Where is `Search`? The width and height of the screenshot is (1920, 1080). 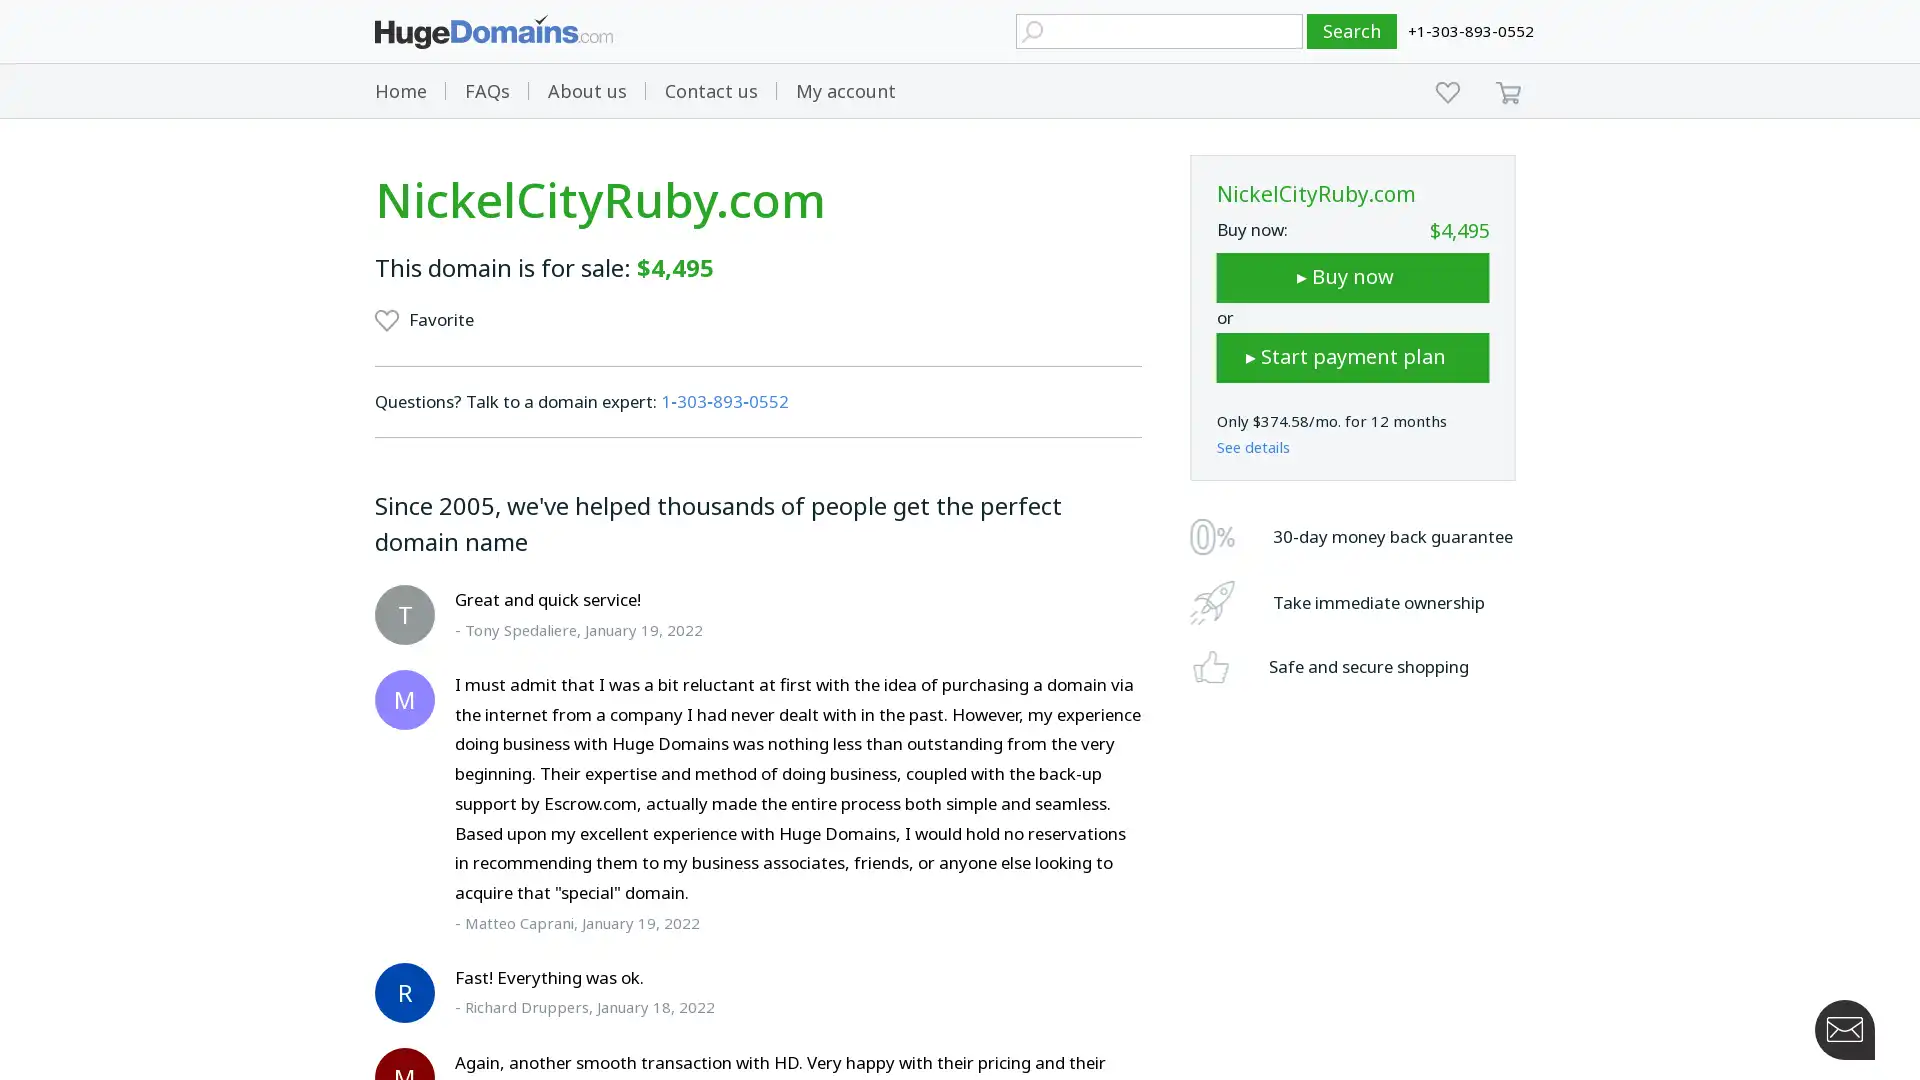
Search is located at coordinates (1352, 31).